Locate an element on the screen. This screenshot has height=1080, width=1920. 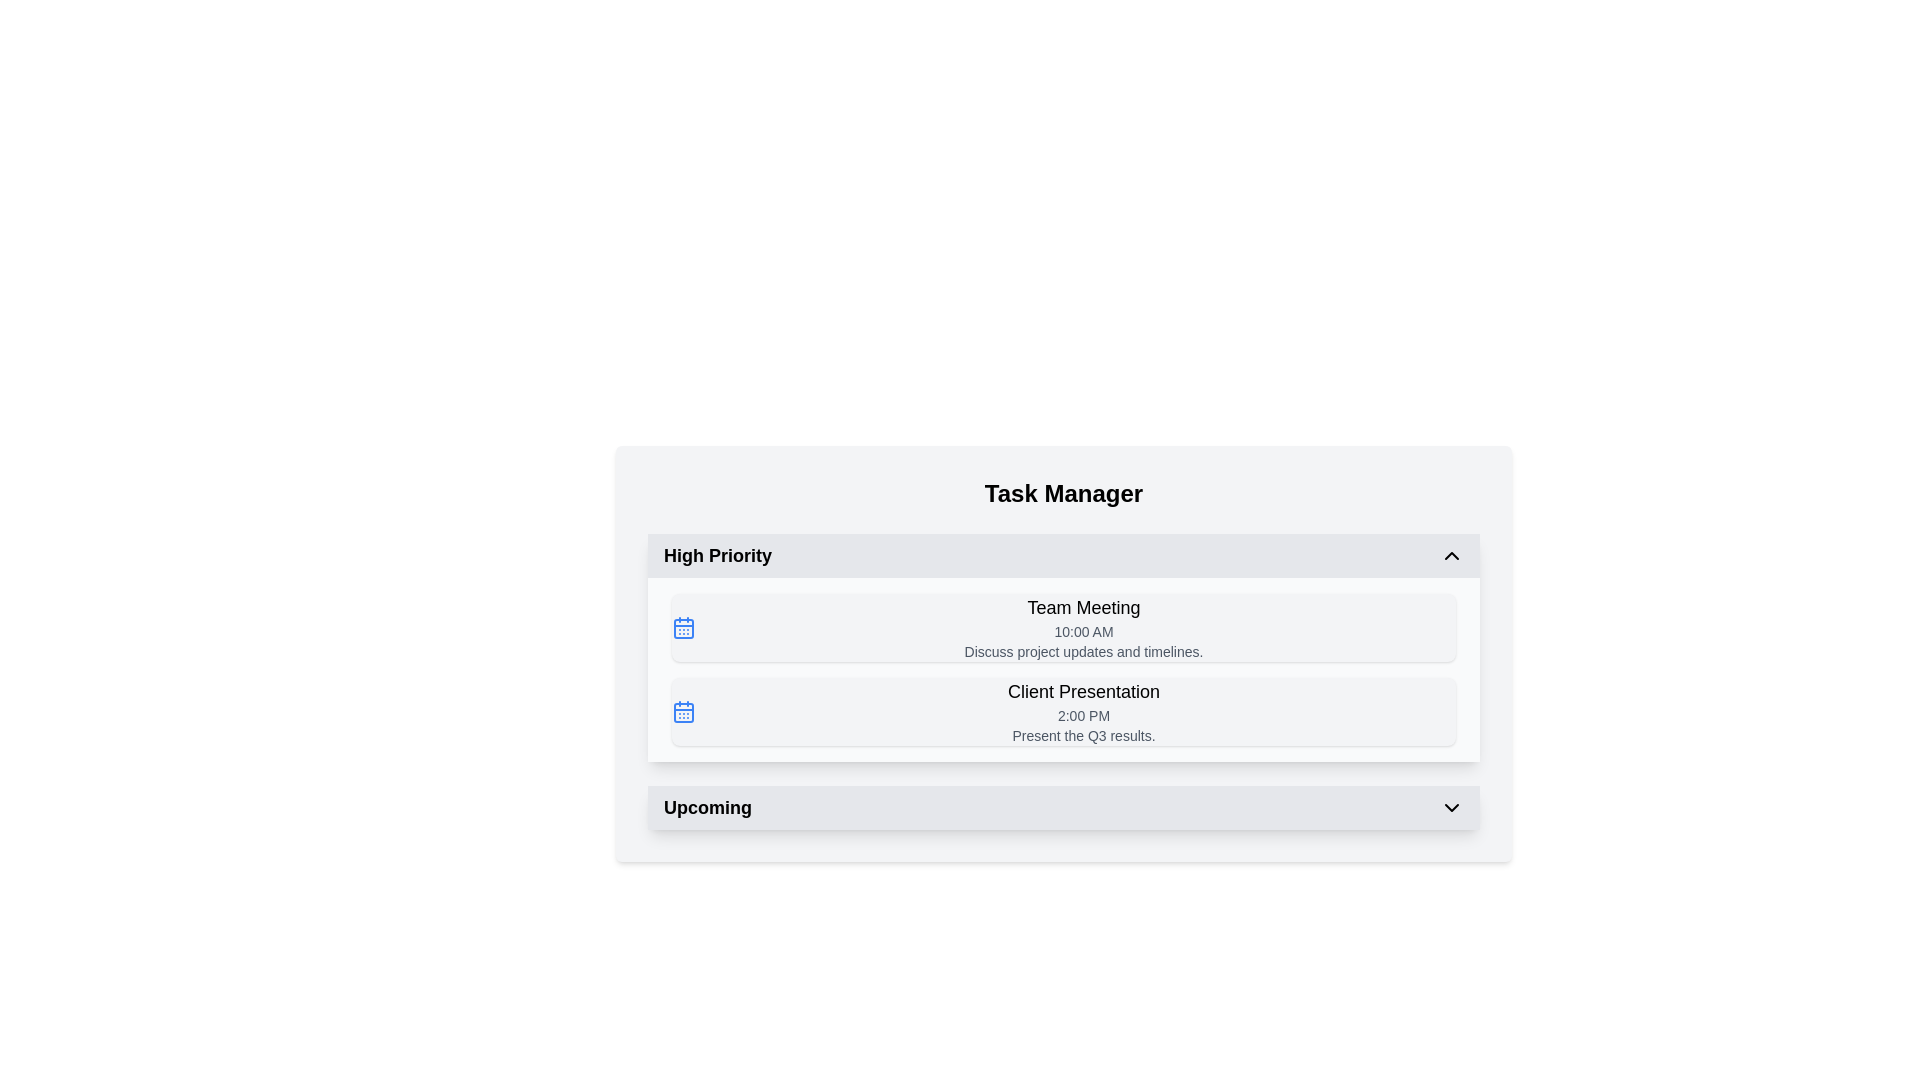
the text label providing information about the 'Team Meeting' task, which is located in the 'High Priority' section, positioned below '10:00 AM' and above the next task entry is located at coordinates (1083, 651).